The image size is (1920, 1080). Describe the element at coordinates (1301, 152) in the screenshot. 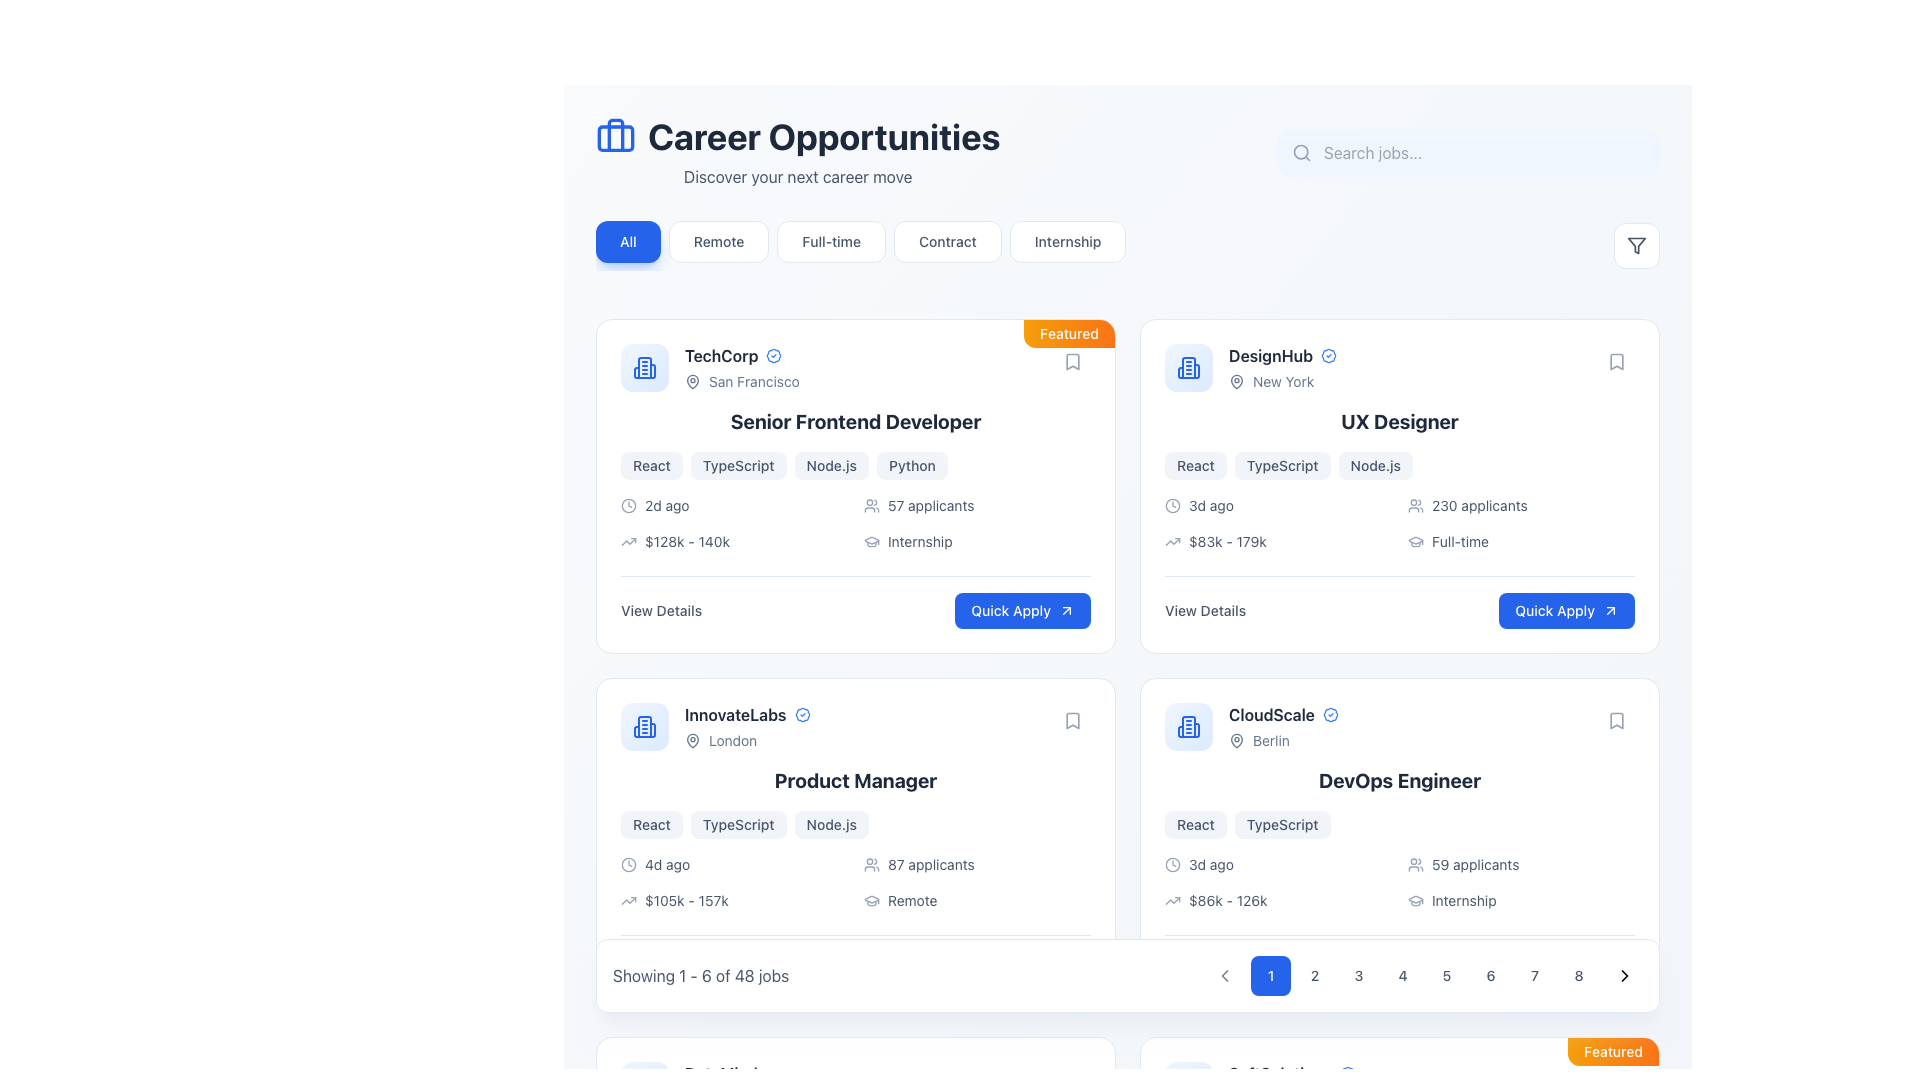

I see `the search icon located in the top-right section of the page, which allows the user to focus on the search bar or initiate a query` at that location.